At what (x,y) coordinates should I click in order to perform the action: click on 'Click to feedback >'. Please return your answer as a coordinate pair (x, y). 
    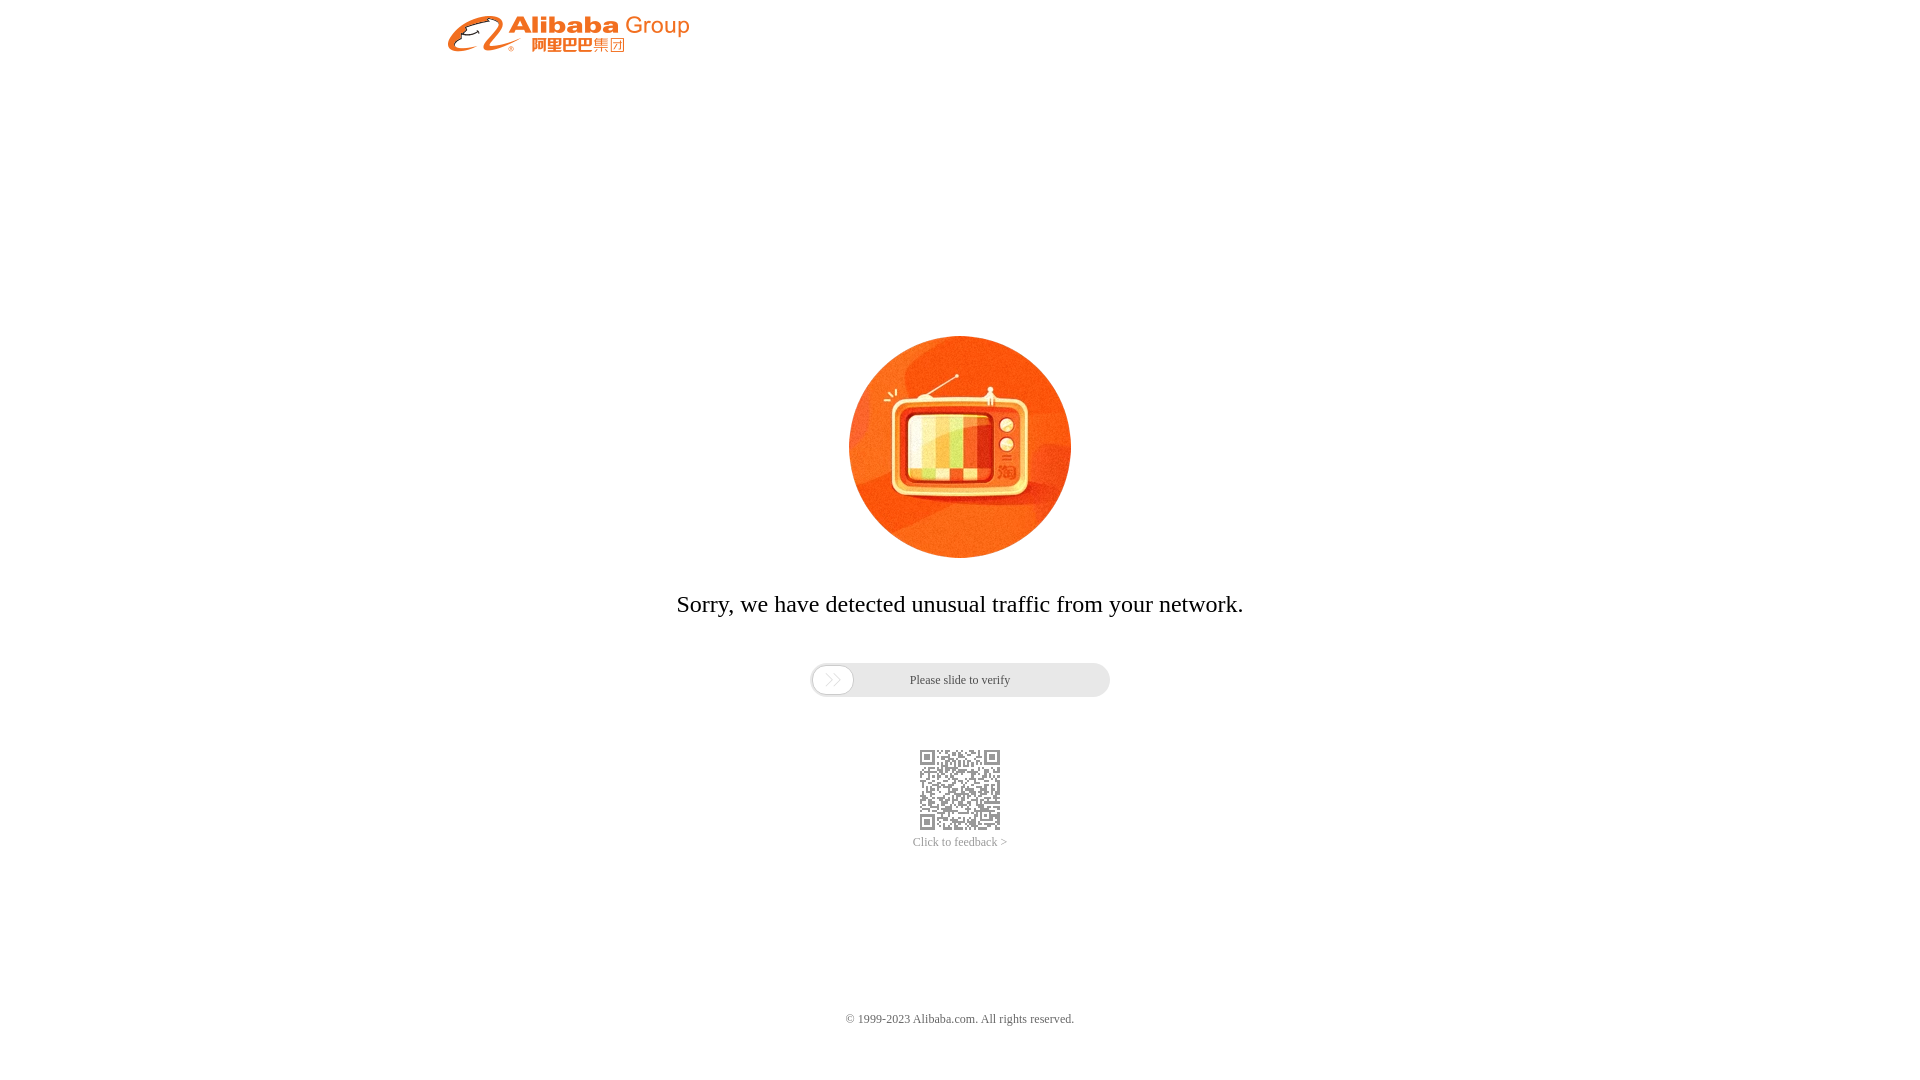
    Looking at the image, I should click on (960, 842).